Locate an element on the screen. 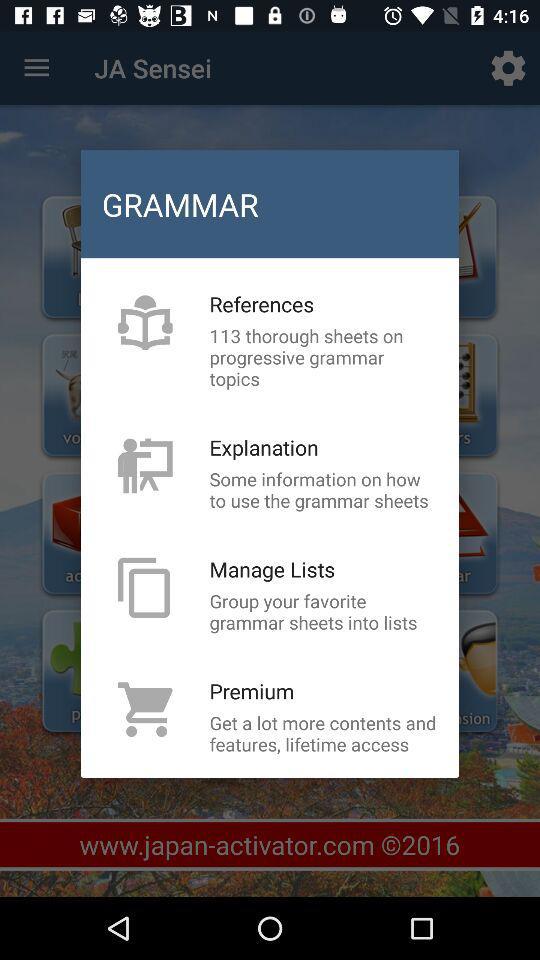 This screenshot has width=540, height=960. item above the group your favorite is located at coordinates (271, 569).